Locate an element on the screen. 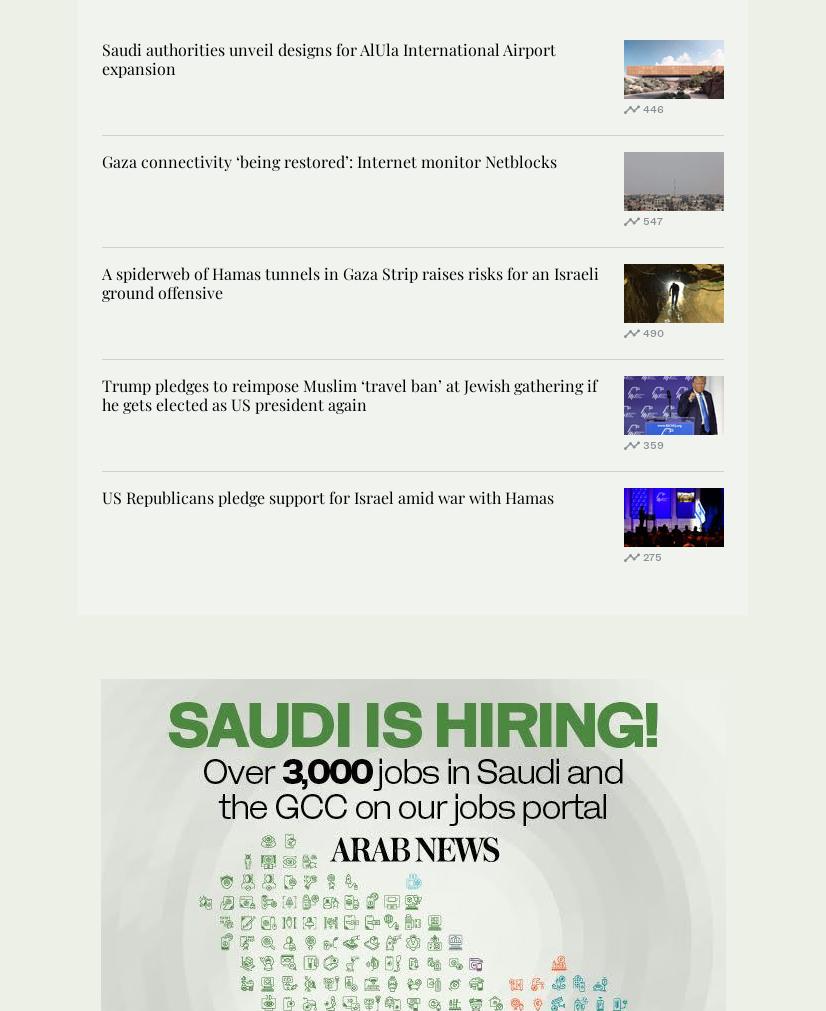  '359' is located at coordinates (642, 443).